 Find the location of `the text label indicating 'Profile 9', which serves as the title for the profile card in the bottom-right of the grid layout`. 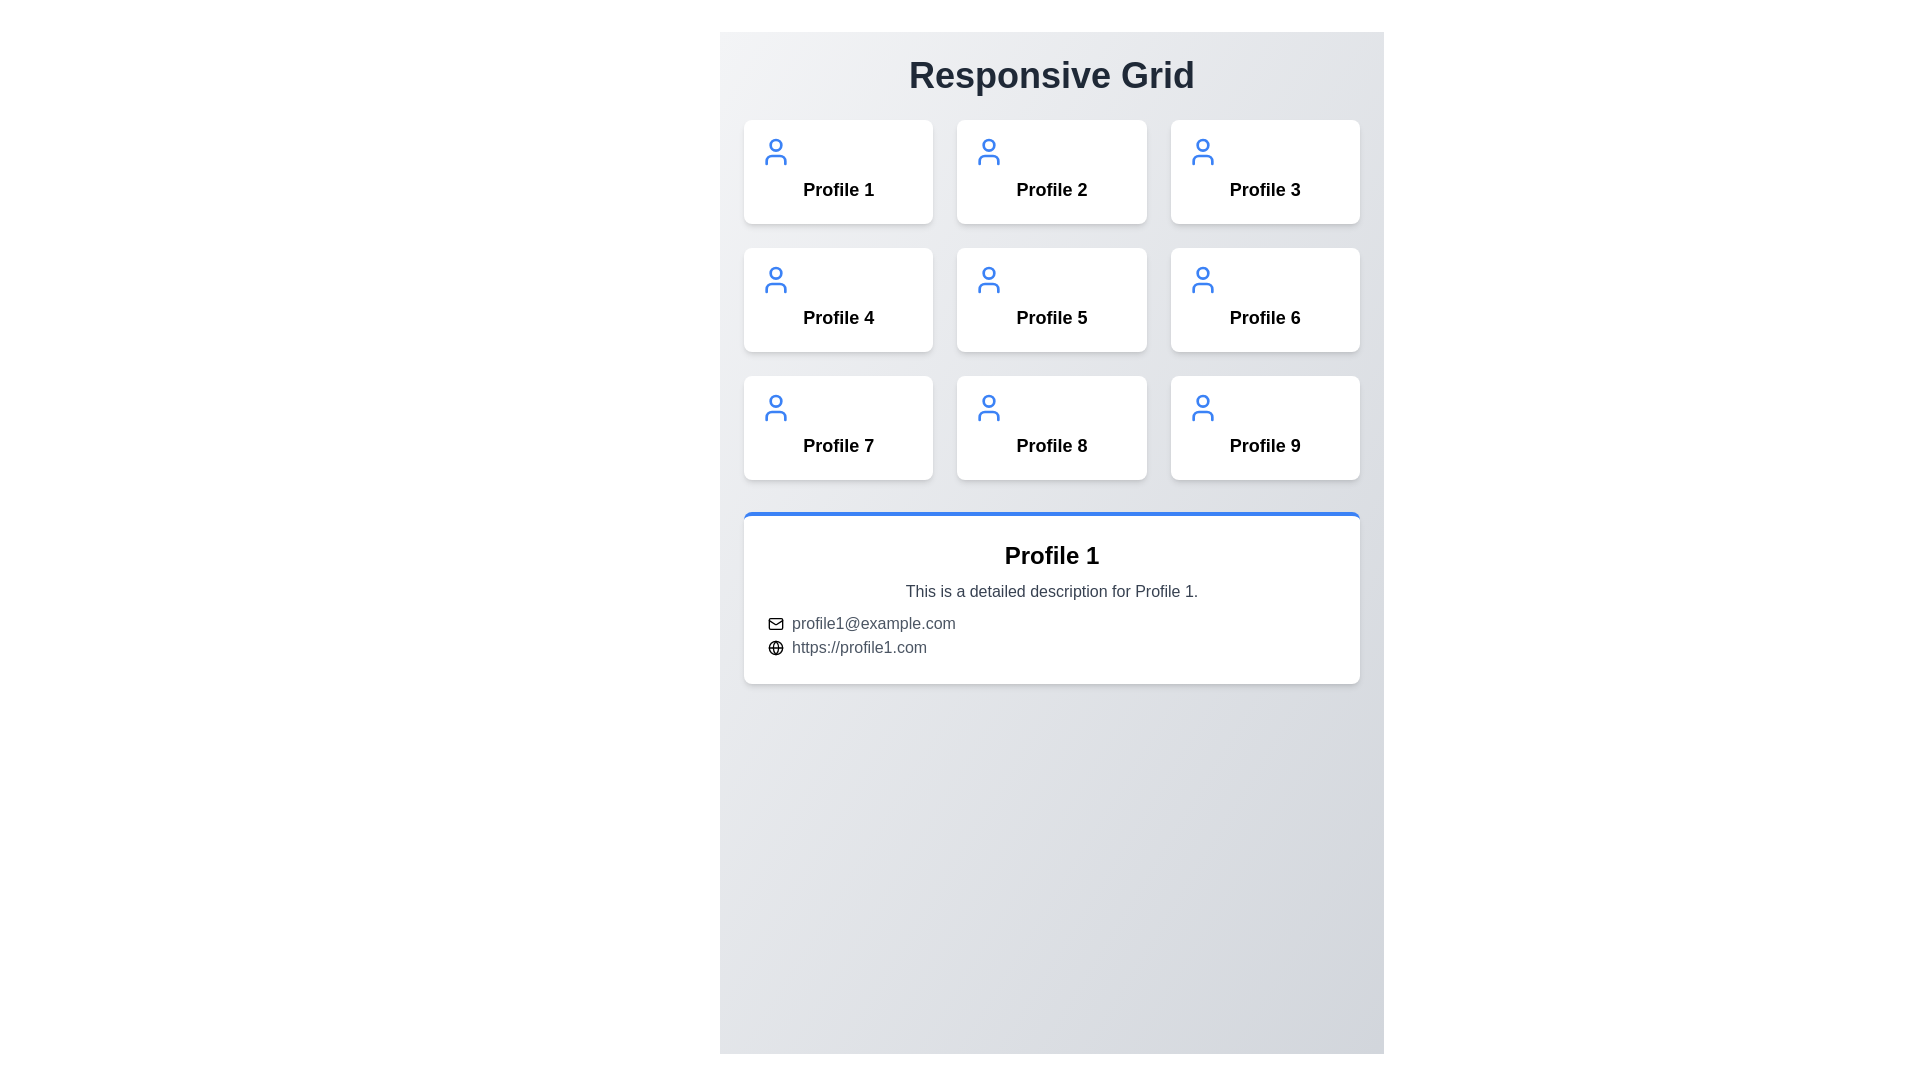

the text label indicating 'Profile 9', which serves as the title for the profile card in the bottom-right of the grid layout is located at coordinates (1264, 445).